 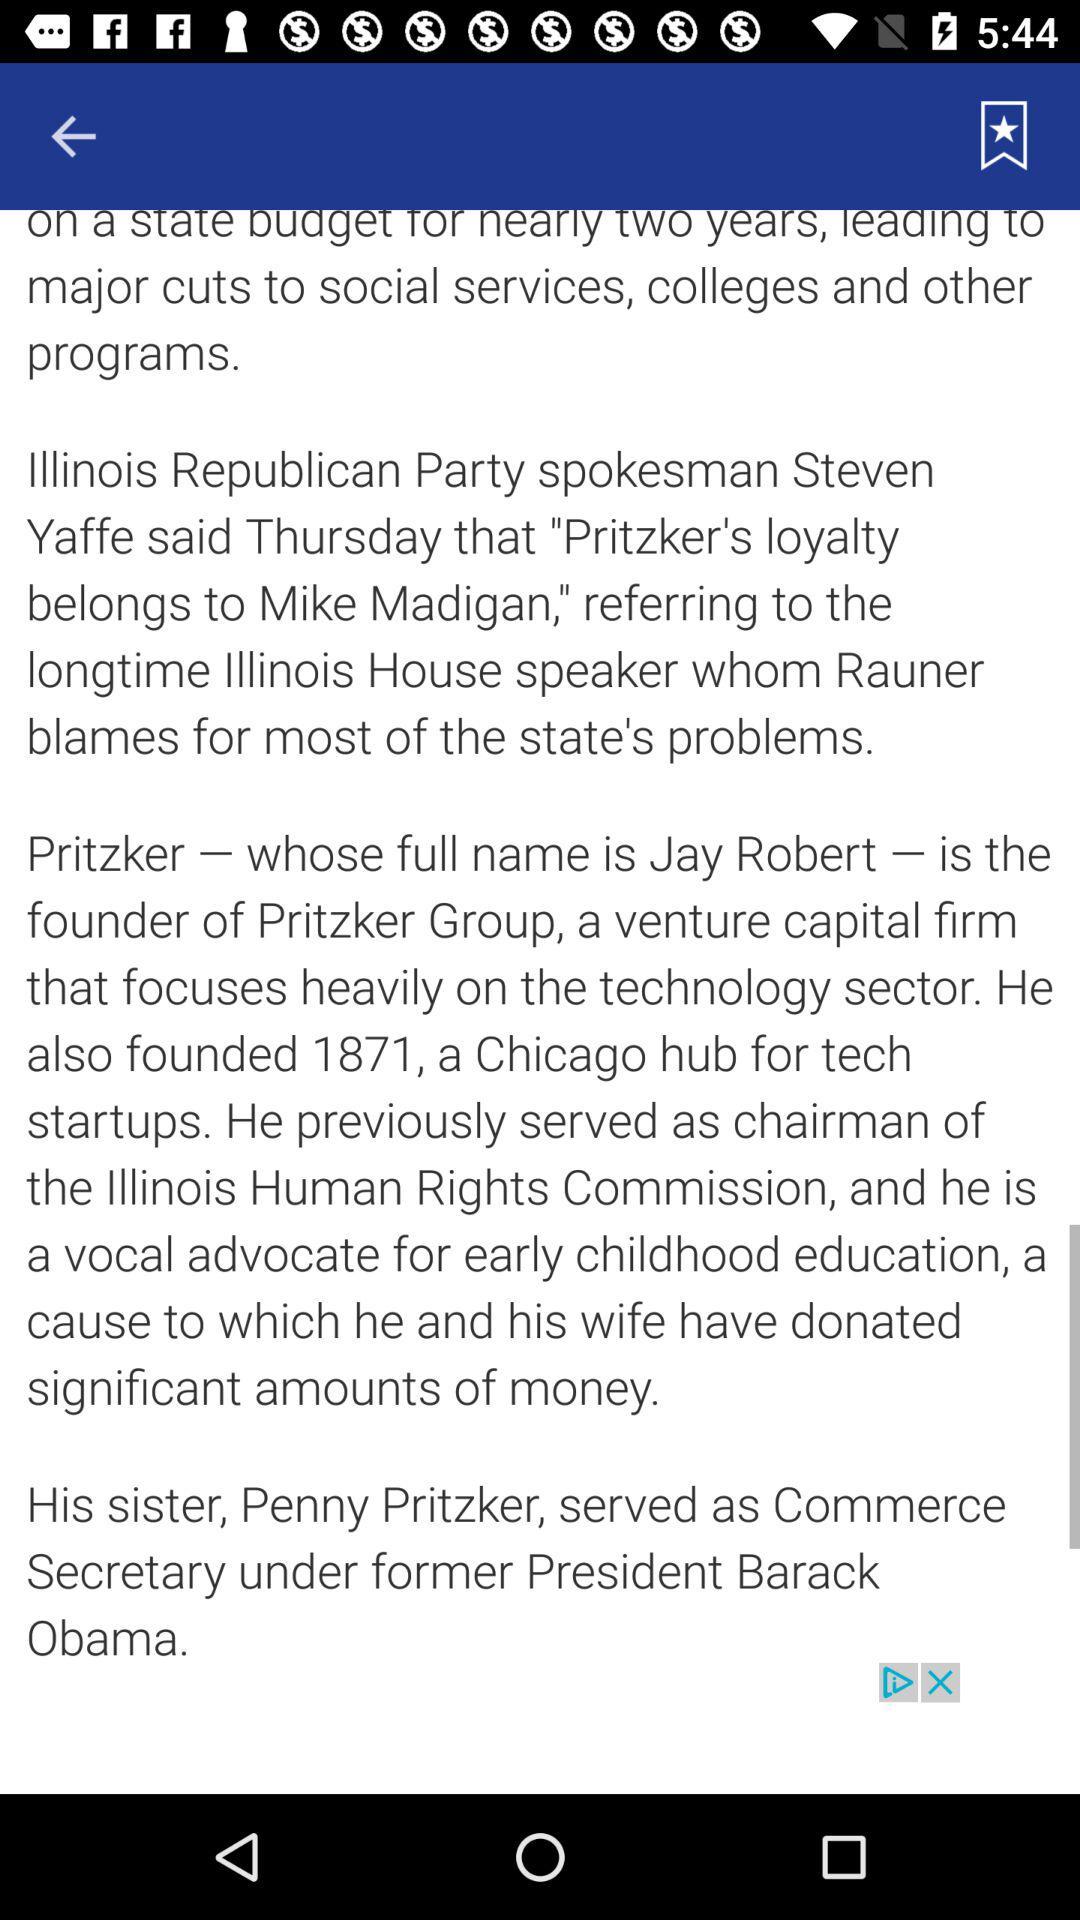 I want to click on click on text, so click(x=540, y=935).